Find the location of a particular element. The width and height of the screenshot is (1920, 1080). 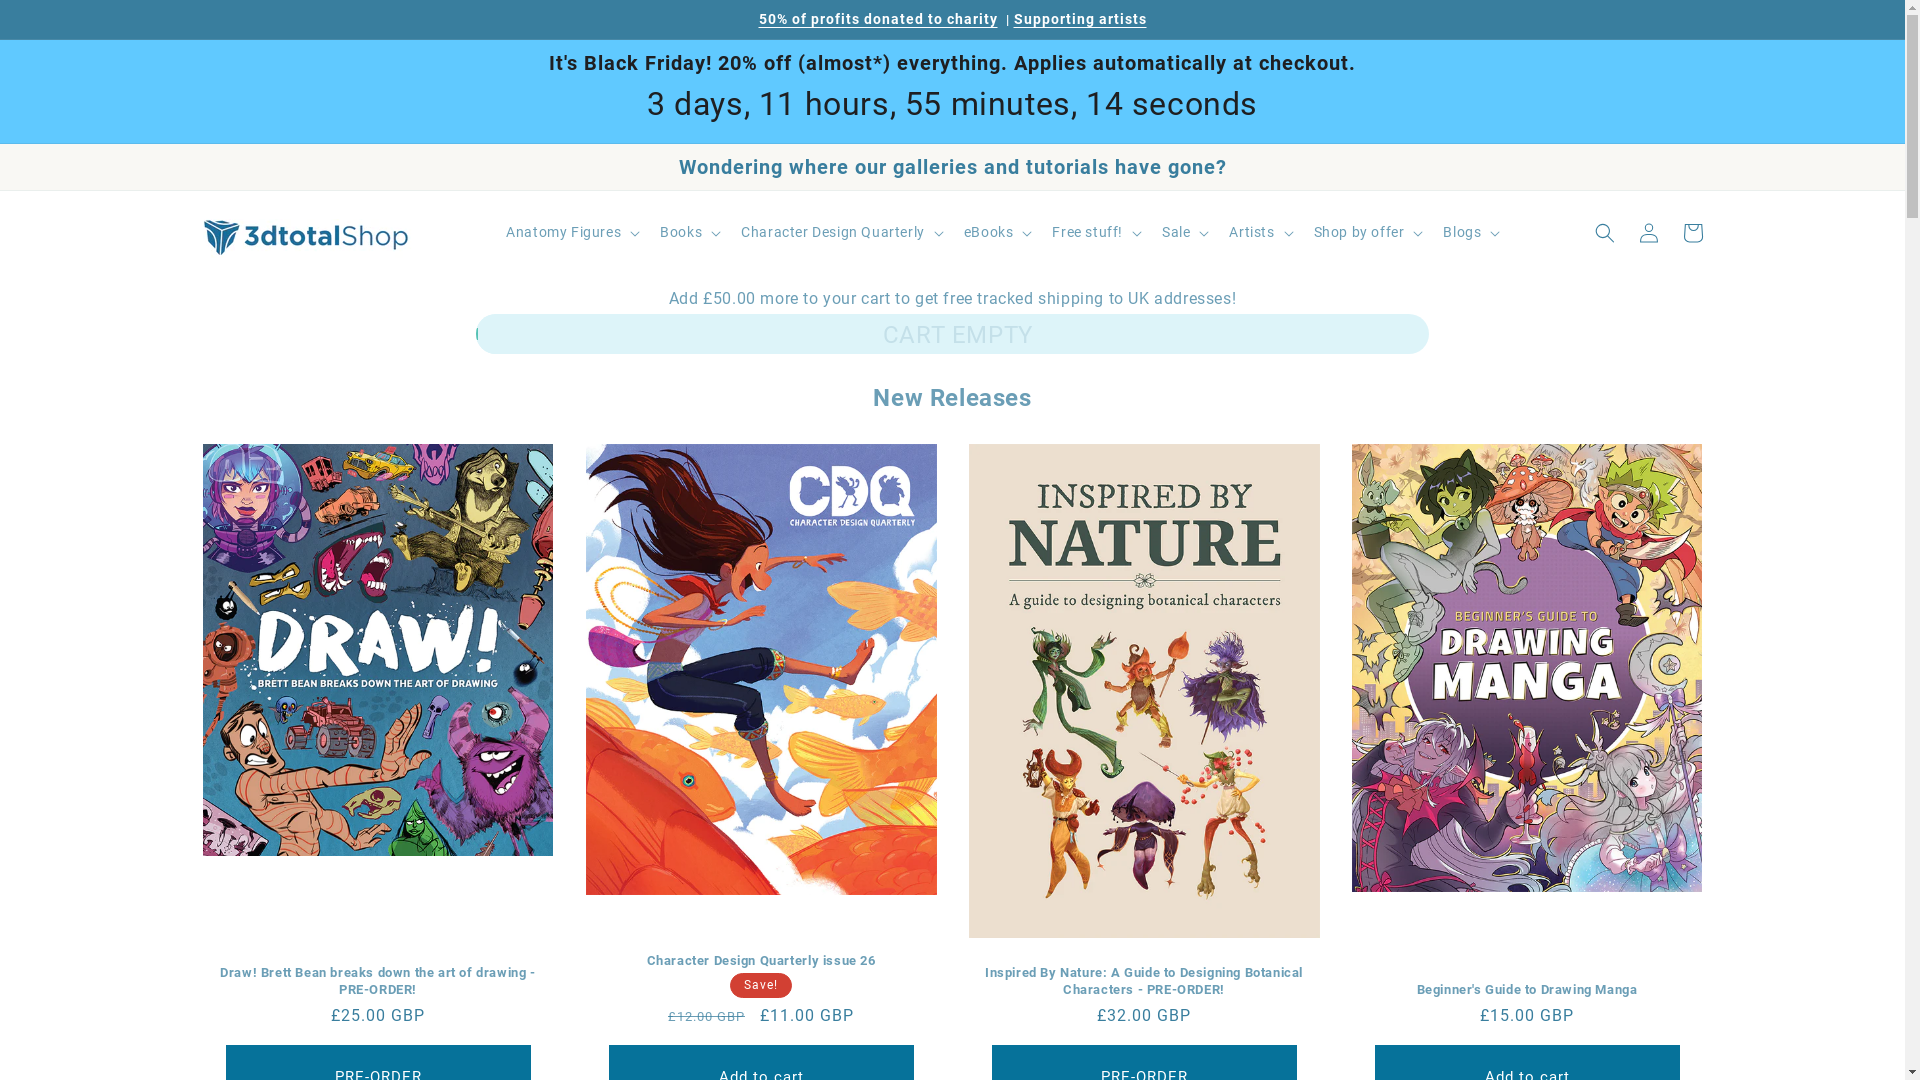

'Beginner's Guide to Drawing Manga' is located at coordinates (1526, 990).